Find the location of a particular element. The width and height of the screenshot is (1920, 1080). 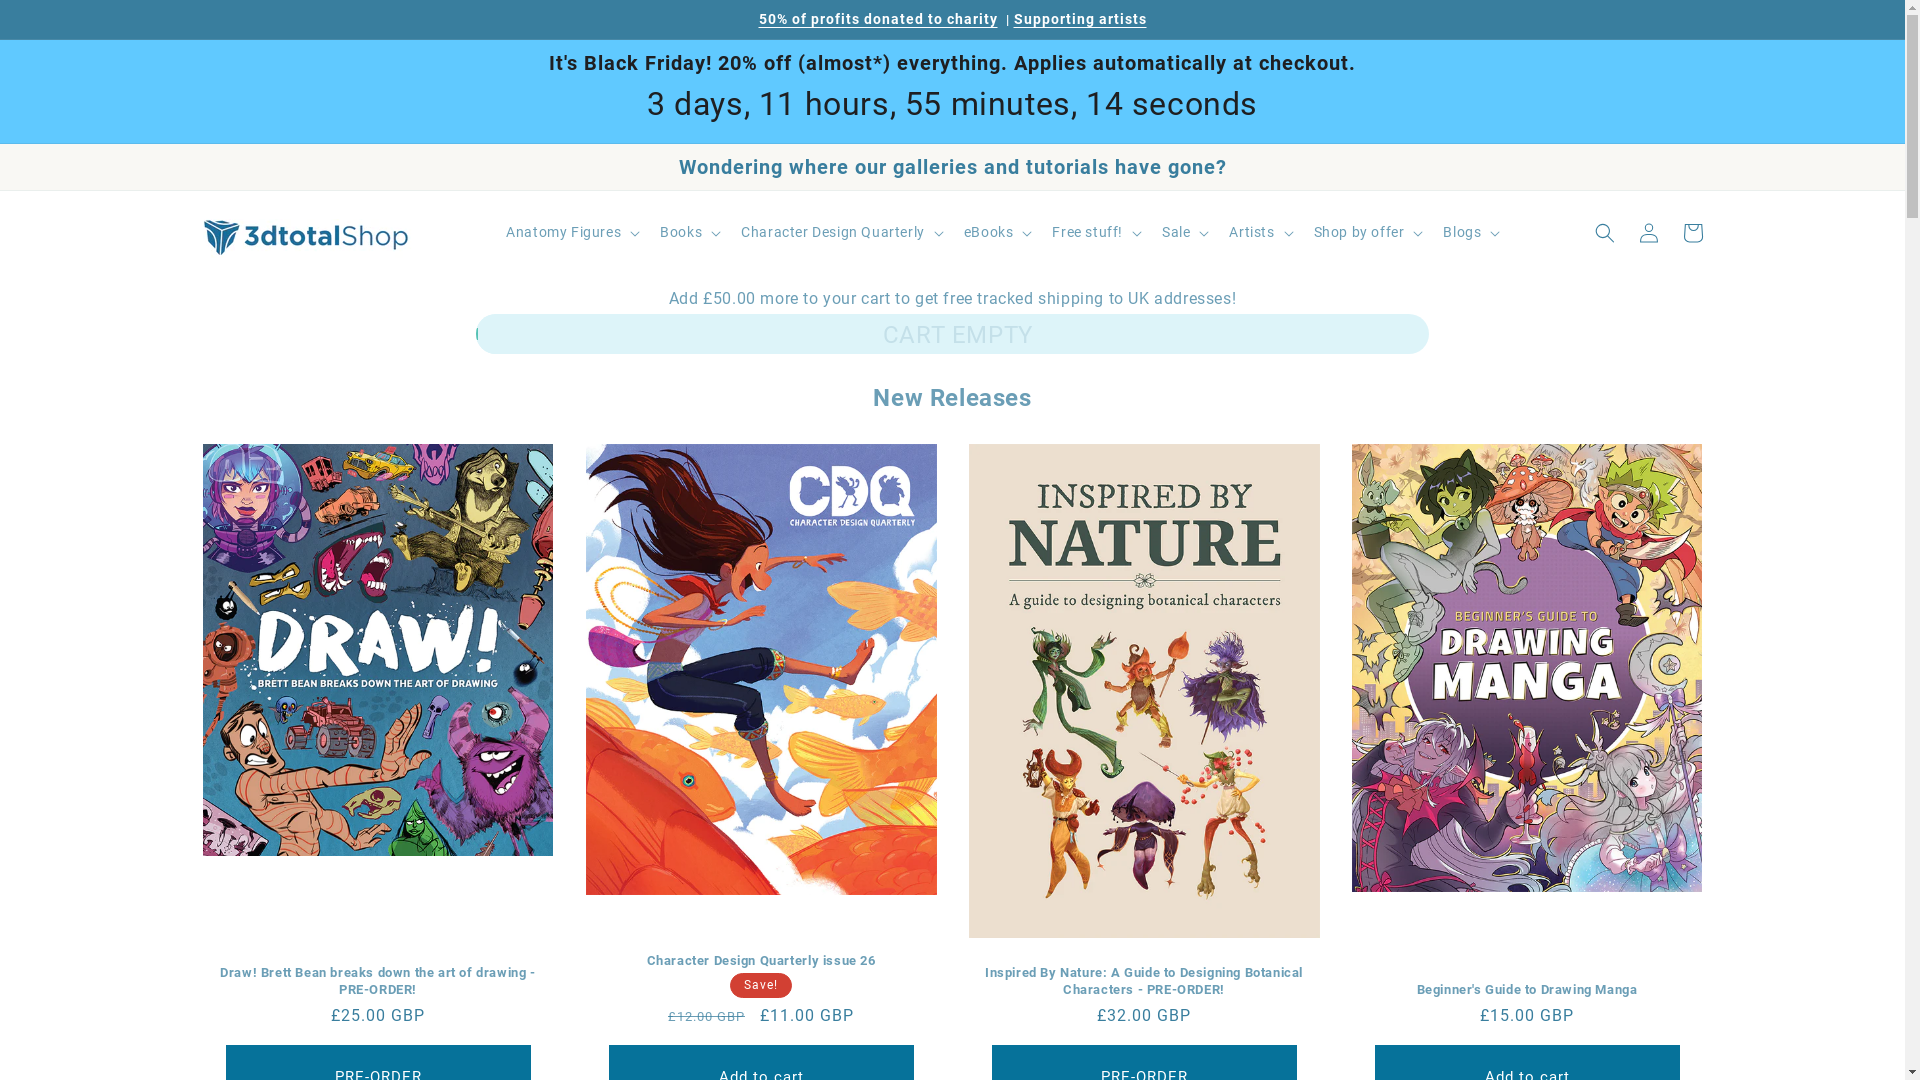

'Beginner's Guide to Drawing Manga' is located at coordinates (1526, 990).